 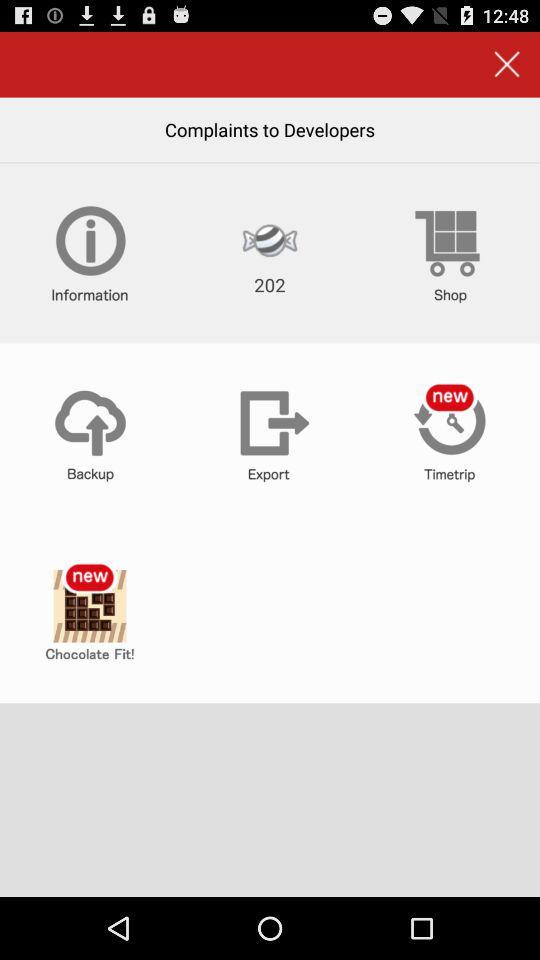 I want to click on export document, so click(x=270, y=433).